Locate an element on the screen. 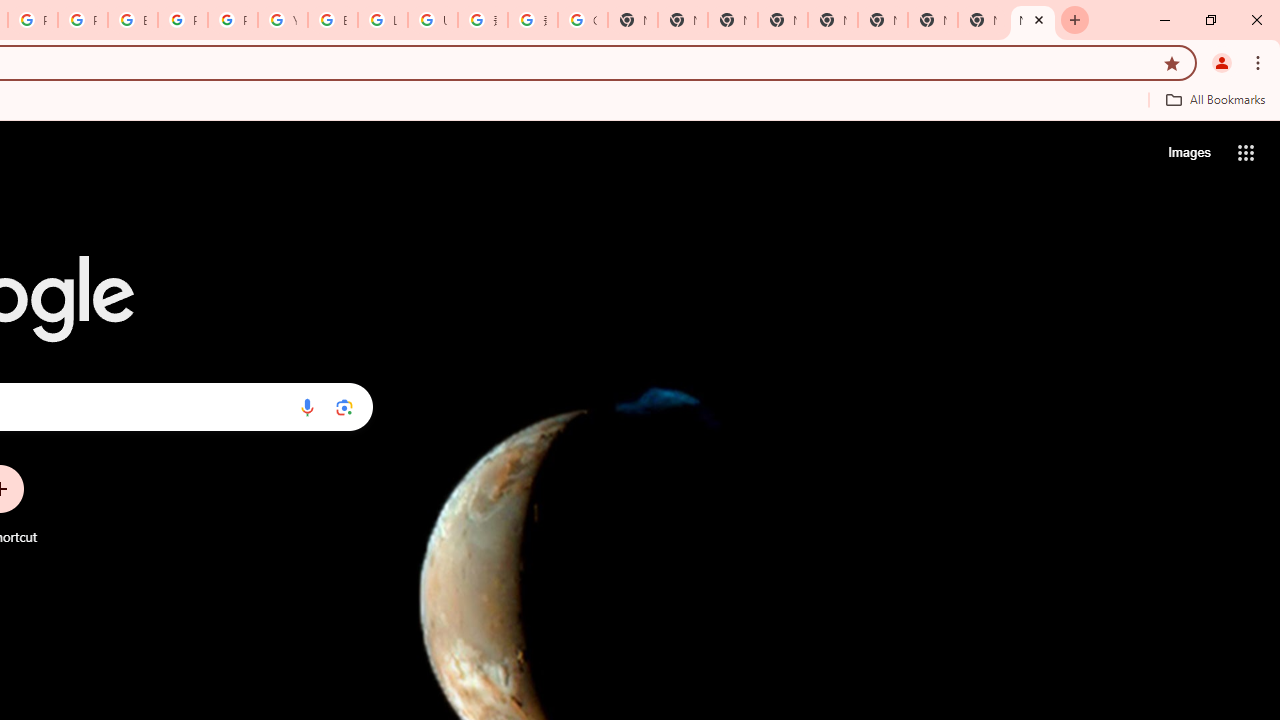 The height and width of the screenshot is (720, 1280). 'New Tab' is located at coordinates (1032, 20).